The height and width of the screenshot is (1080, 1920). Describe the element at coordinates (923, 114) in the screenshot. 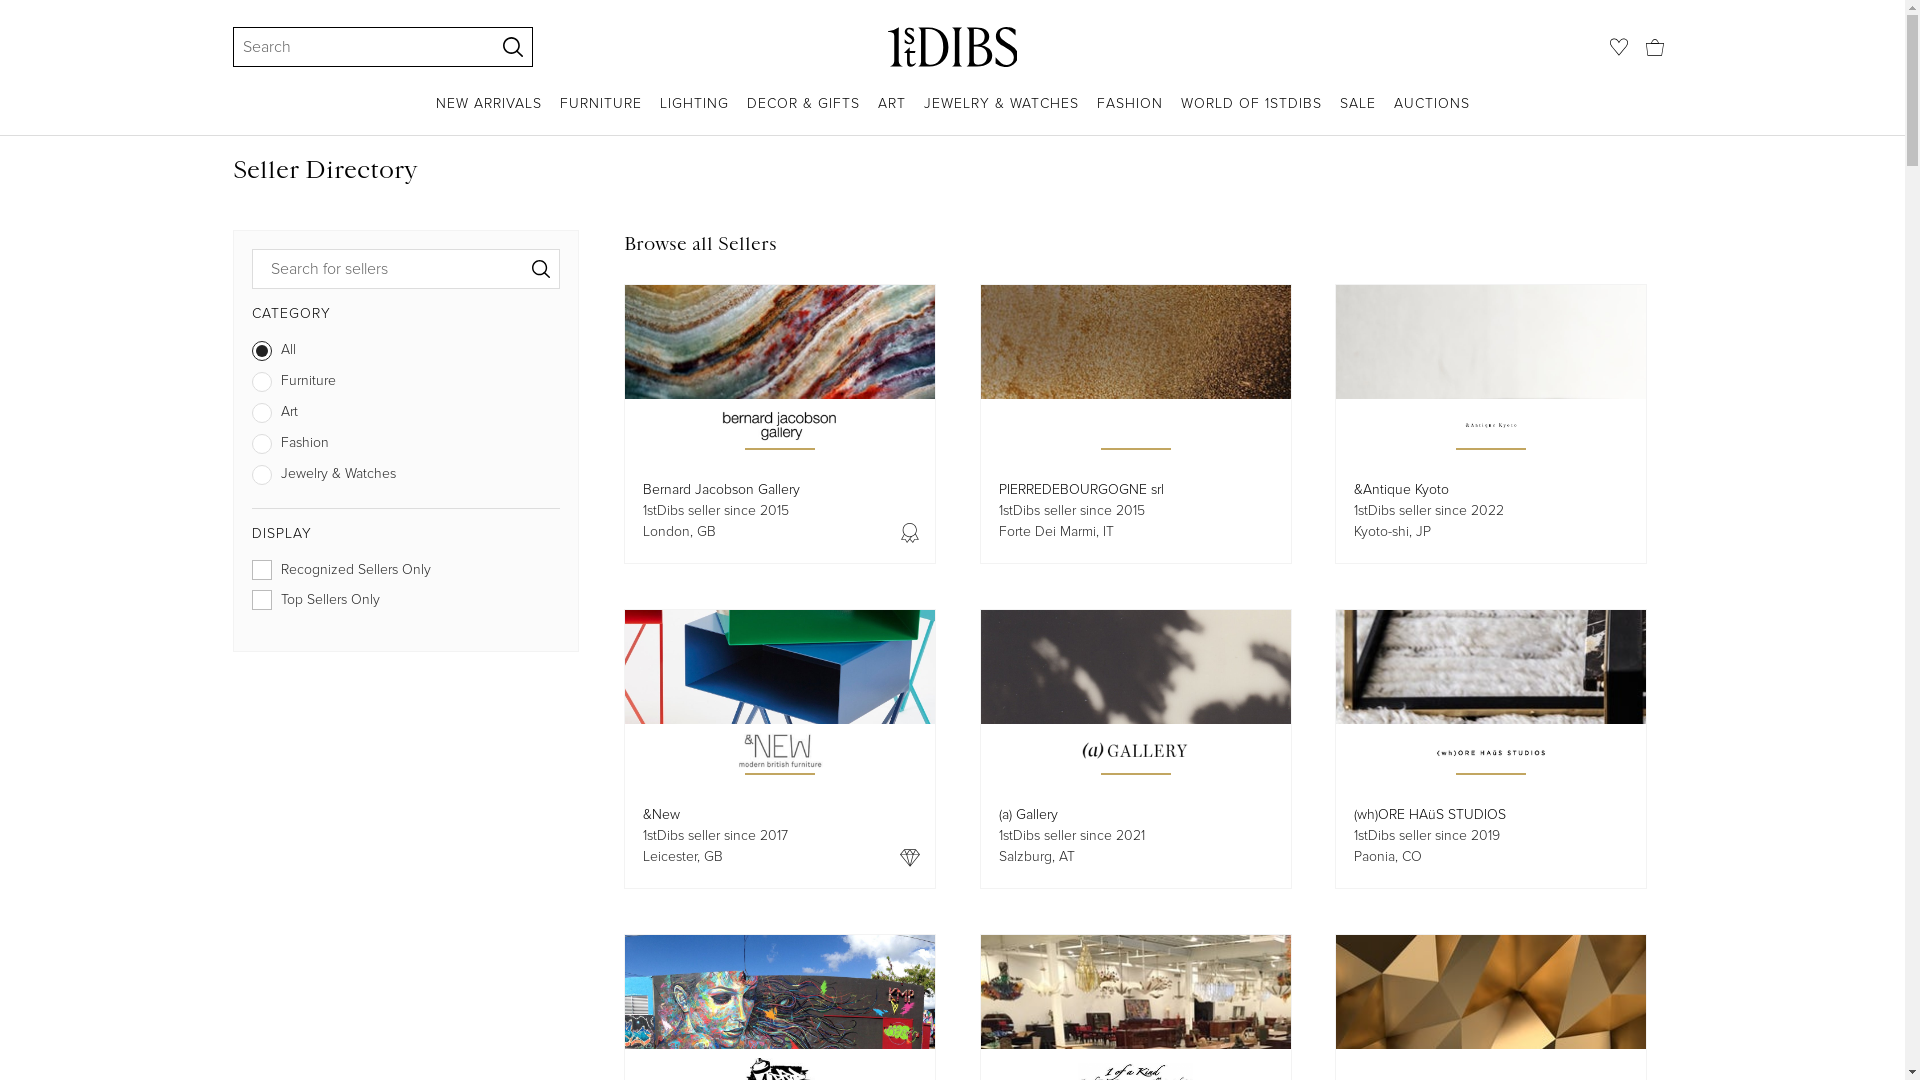

I see `'JEWELRY & WATCHES'` at that location.